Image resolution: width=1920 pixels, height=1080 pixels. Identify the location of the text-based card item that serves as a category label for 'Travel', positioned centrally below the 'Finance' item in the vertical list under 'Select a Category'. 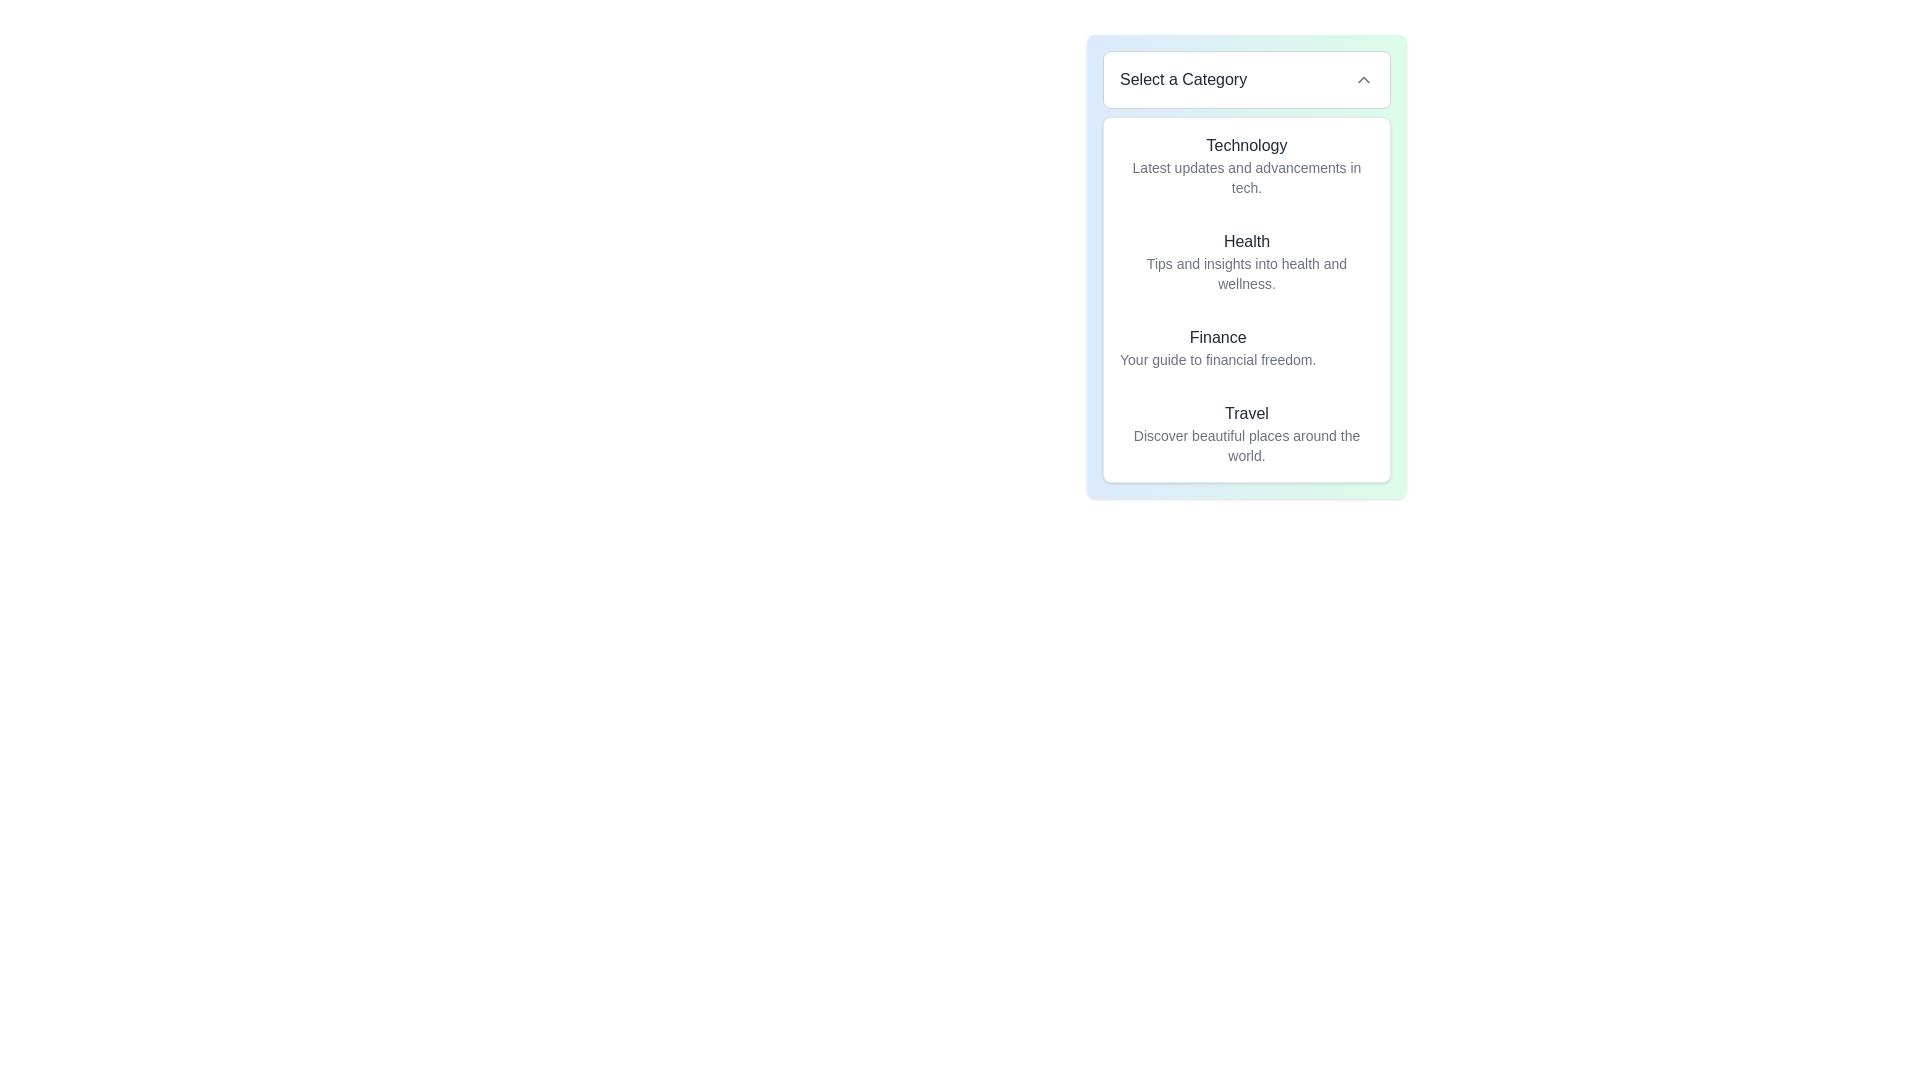
(1246, 433).